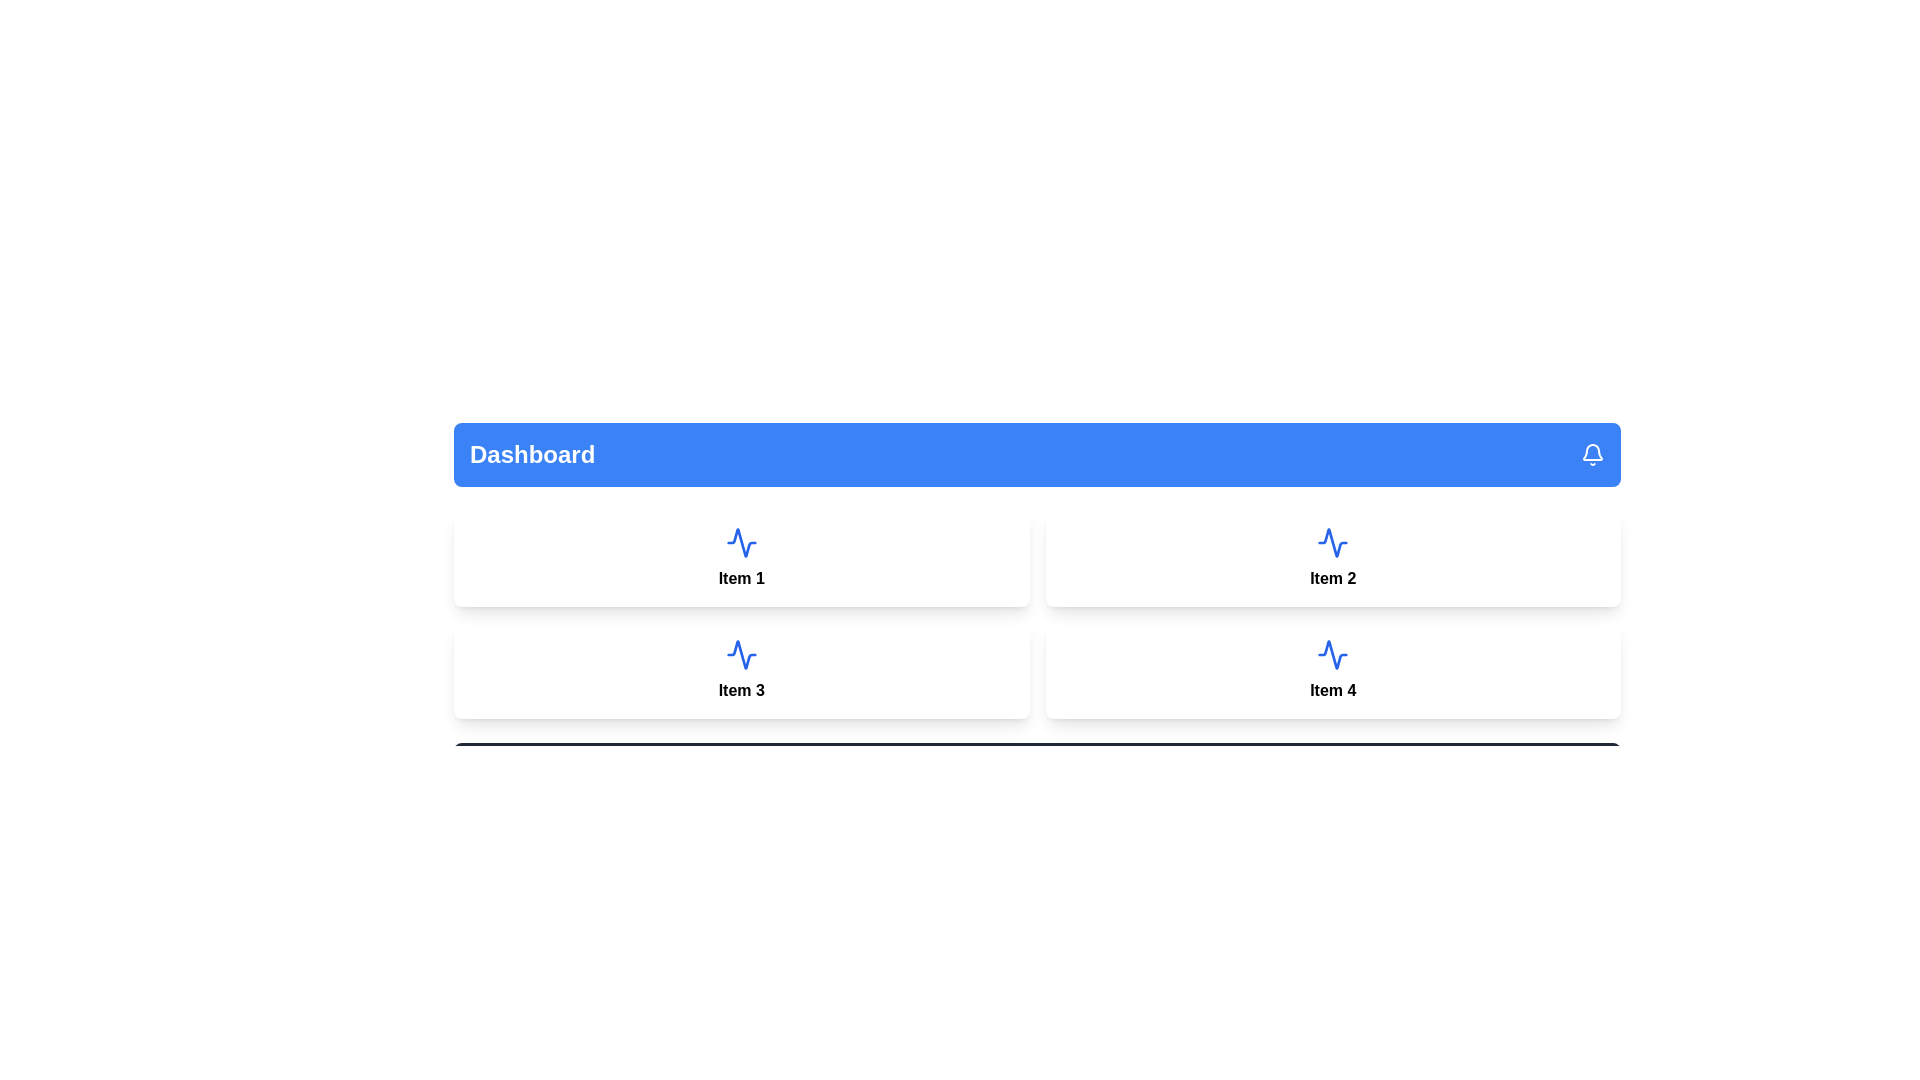 This screenshot has width=1920, height=1080. What do you see at coordinates (1333, 655) in the screenshot?
I see `the blue waveform icon located in the bottom-right card labeled 'Item 4', positioned above the text 'Item 4'` at bounding box center [1333, 655].